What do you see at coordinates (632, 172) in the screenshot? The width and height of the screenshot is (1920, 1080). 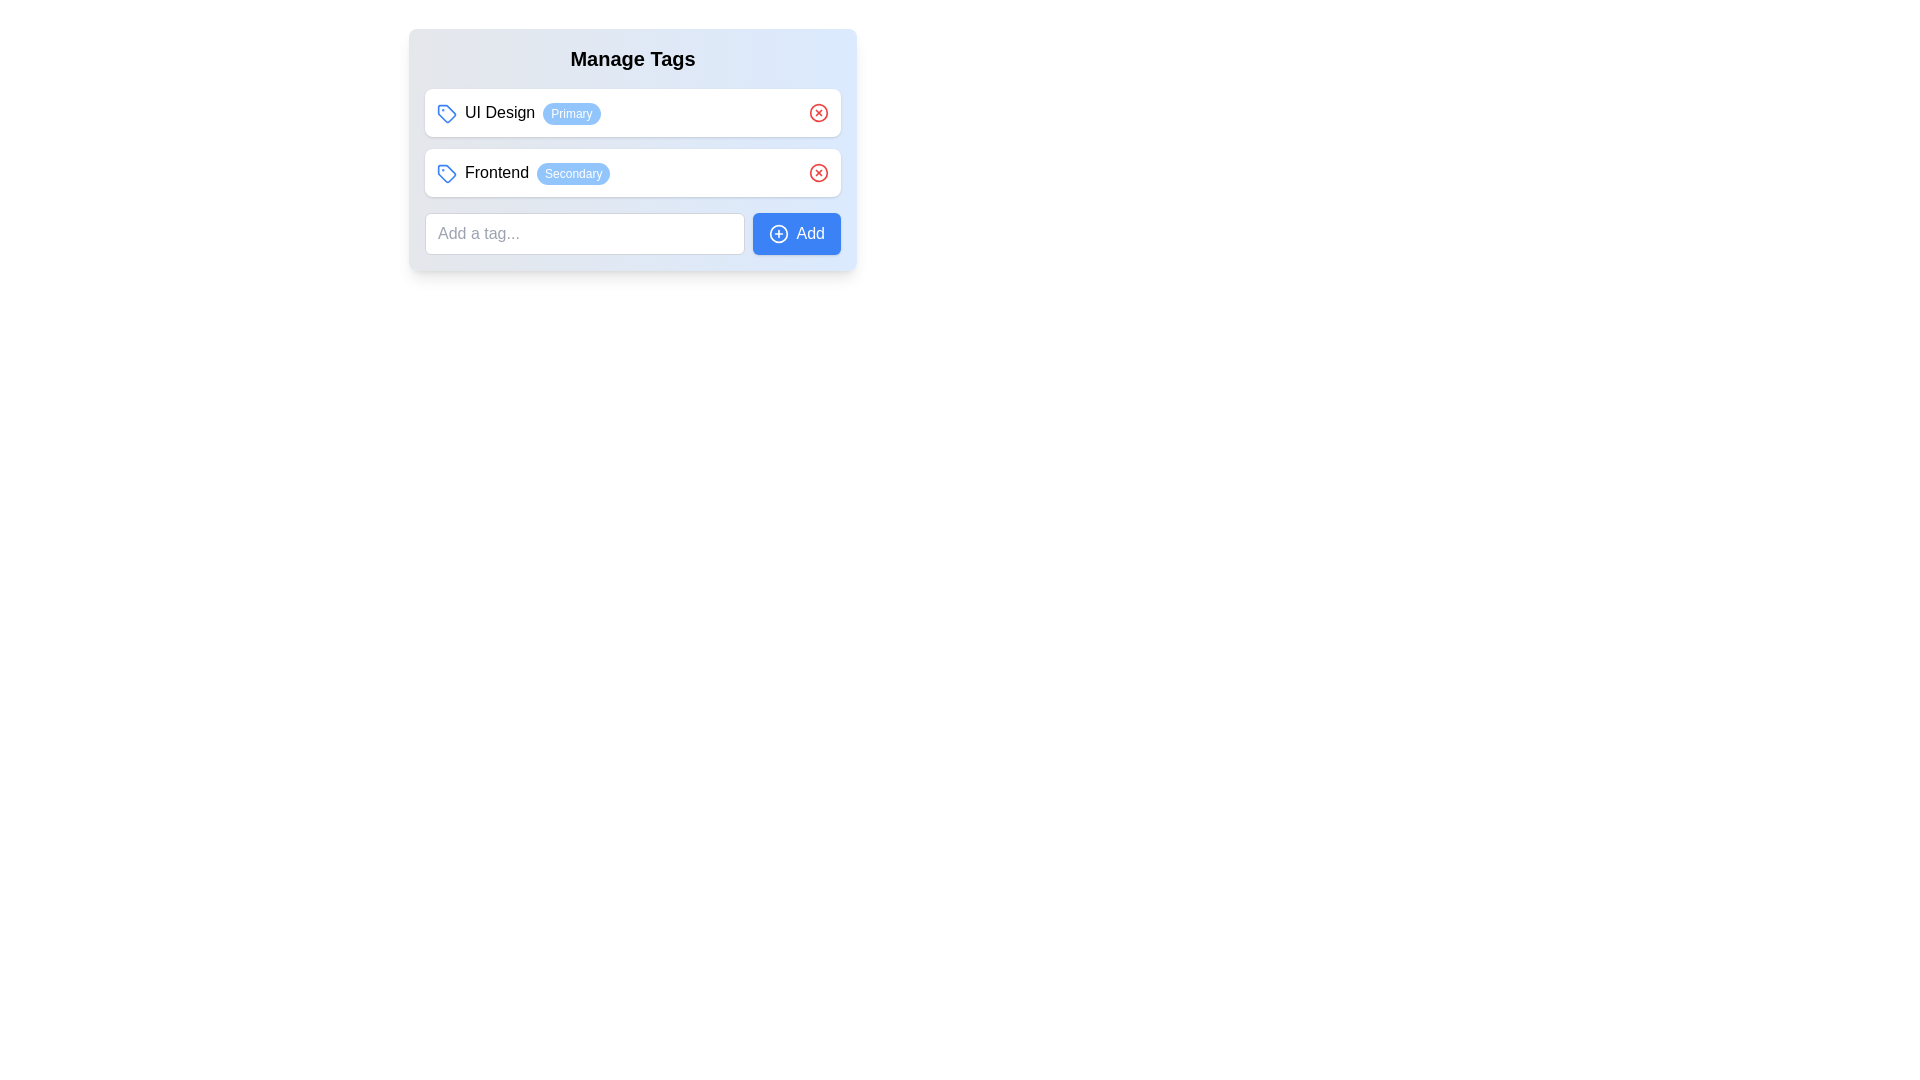 I see `the Informational Tag Group which is the second entry under the 'Manage Tags' section, featuring a blue tag icon, bold text 'Frontend', a blue badge labeled 'Secondary', and a red cross icon` at bounding box center [632, 172].